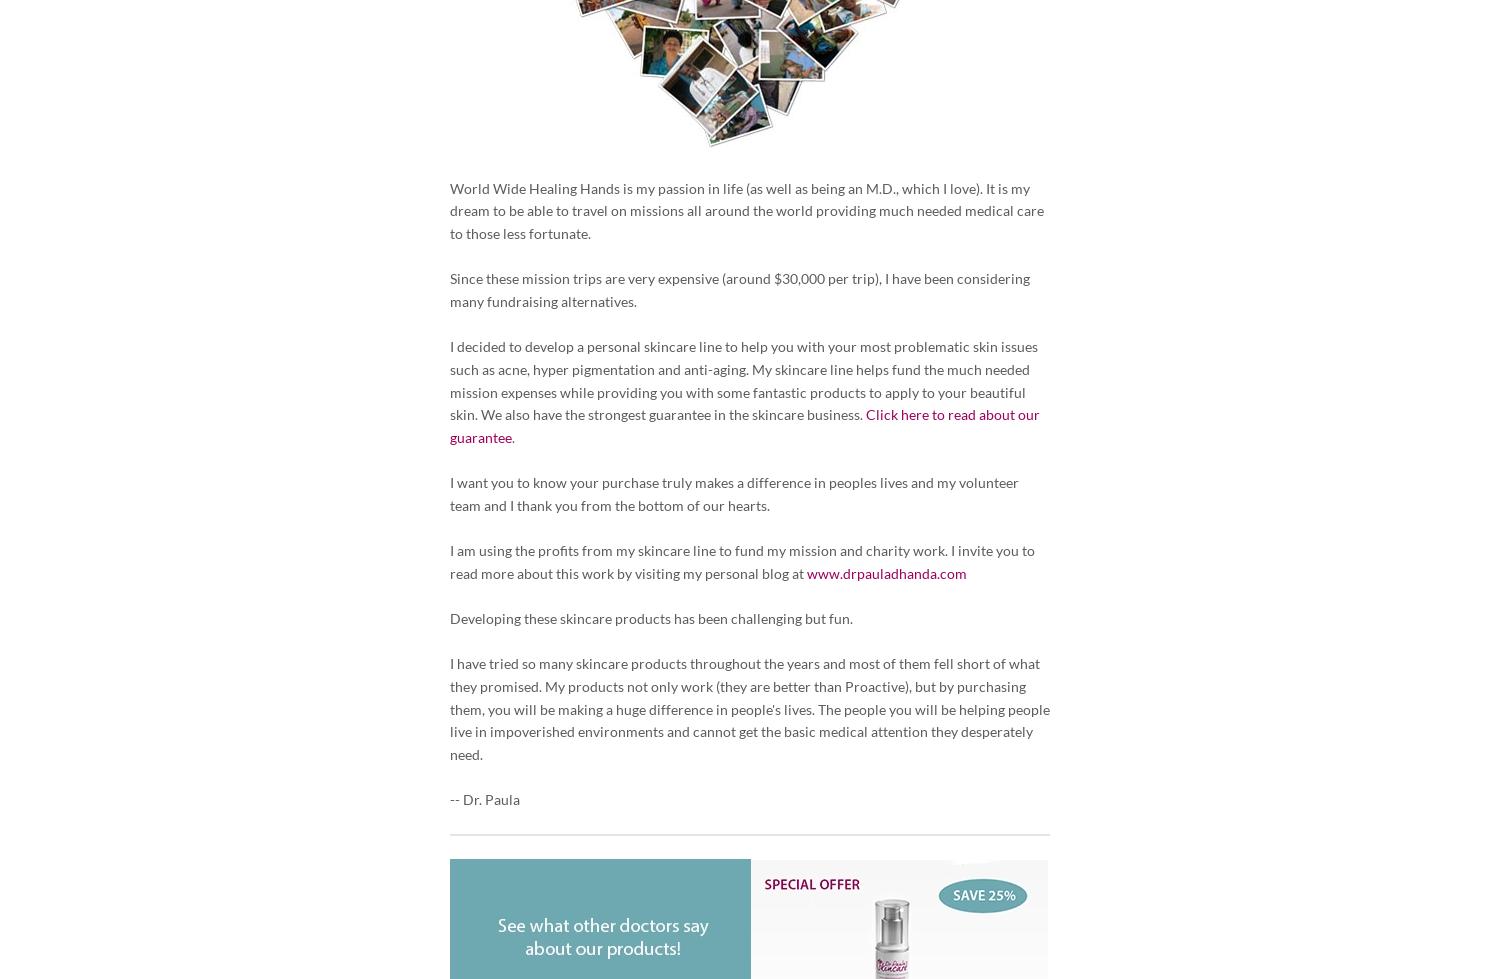 The image size is (1500, 979). What do you see at coordinates (746, 210) in the screenshot?
I see `'World Wide Healing Hands is my passion in life (as well as being an M.D., which I love). It is my dream to be able to travel on missions all around the world providing much needed medical care to those less fortunate.'` at bounding box center [746, 210].